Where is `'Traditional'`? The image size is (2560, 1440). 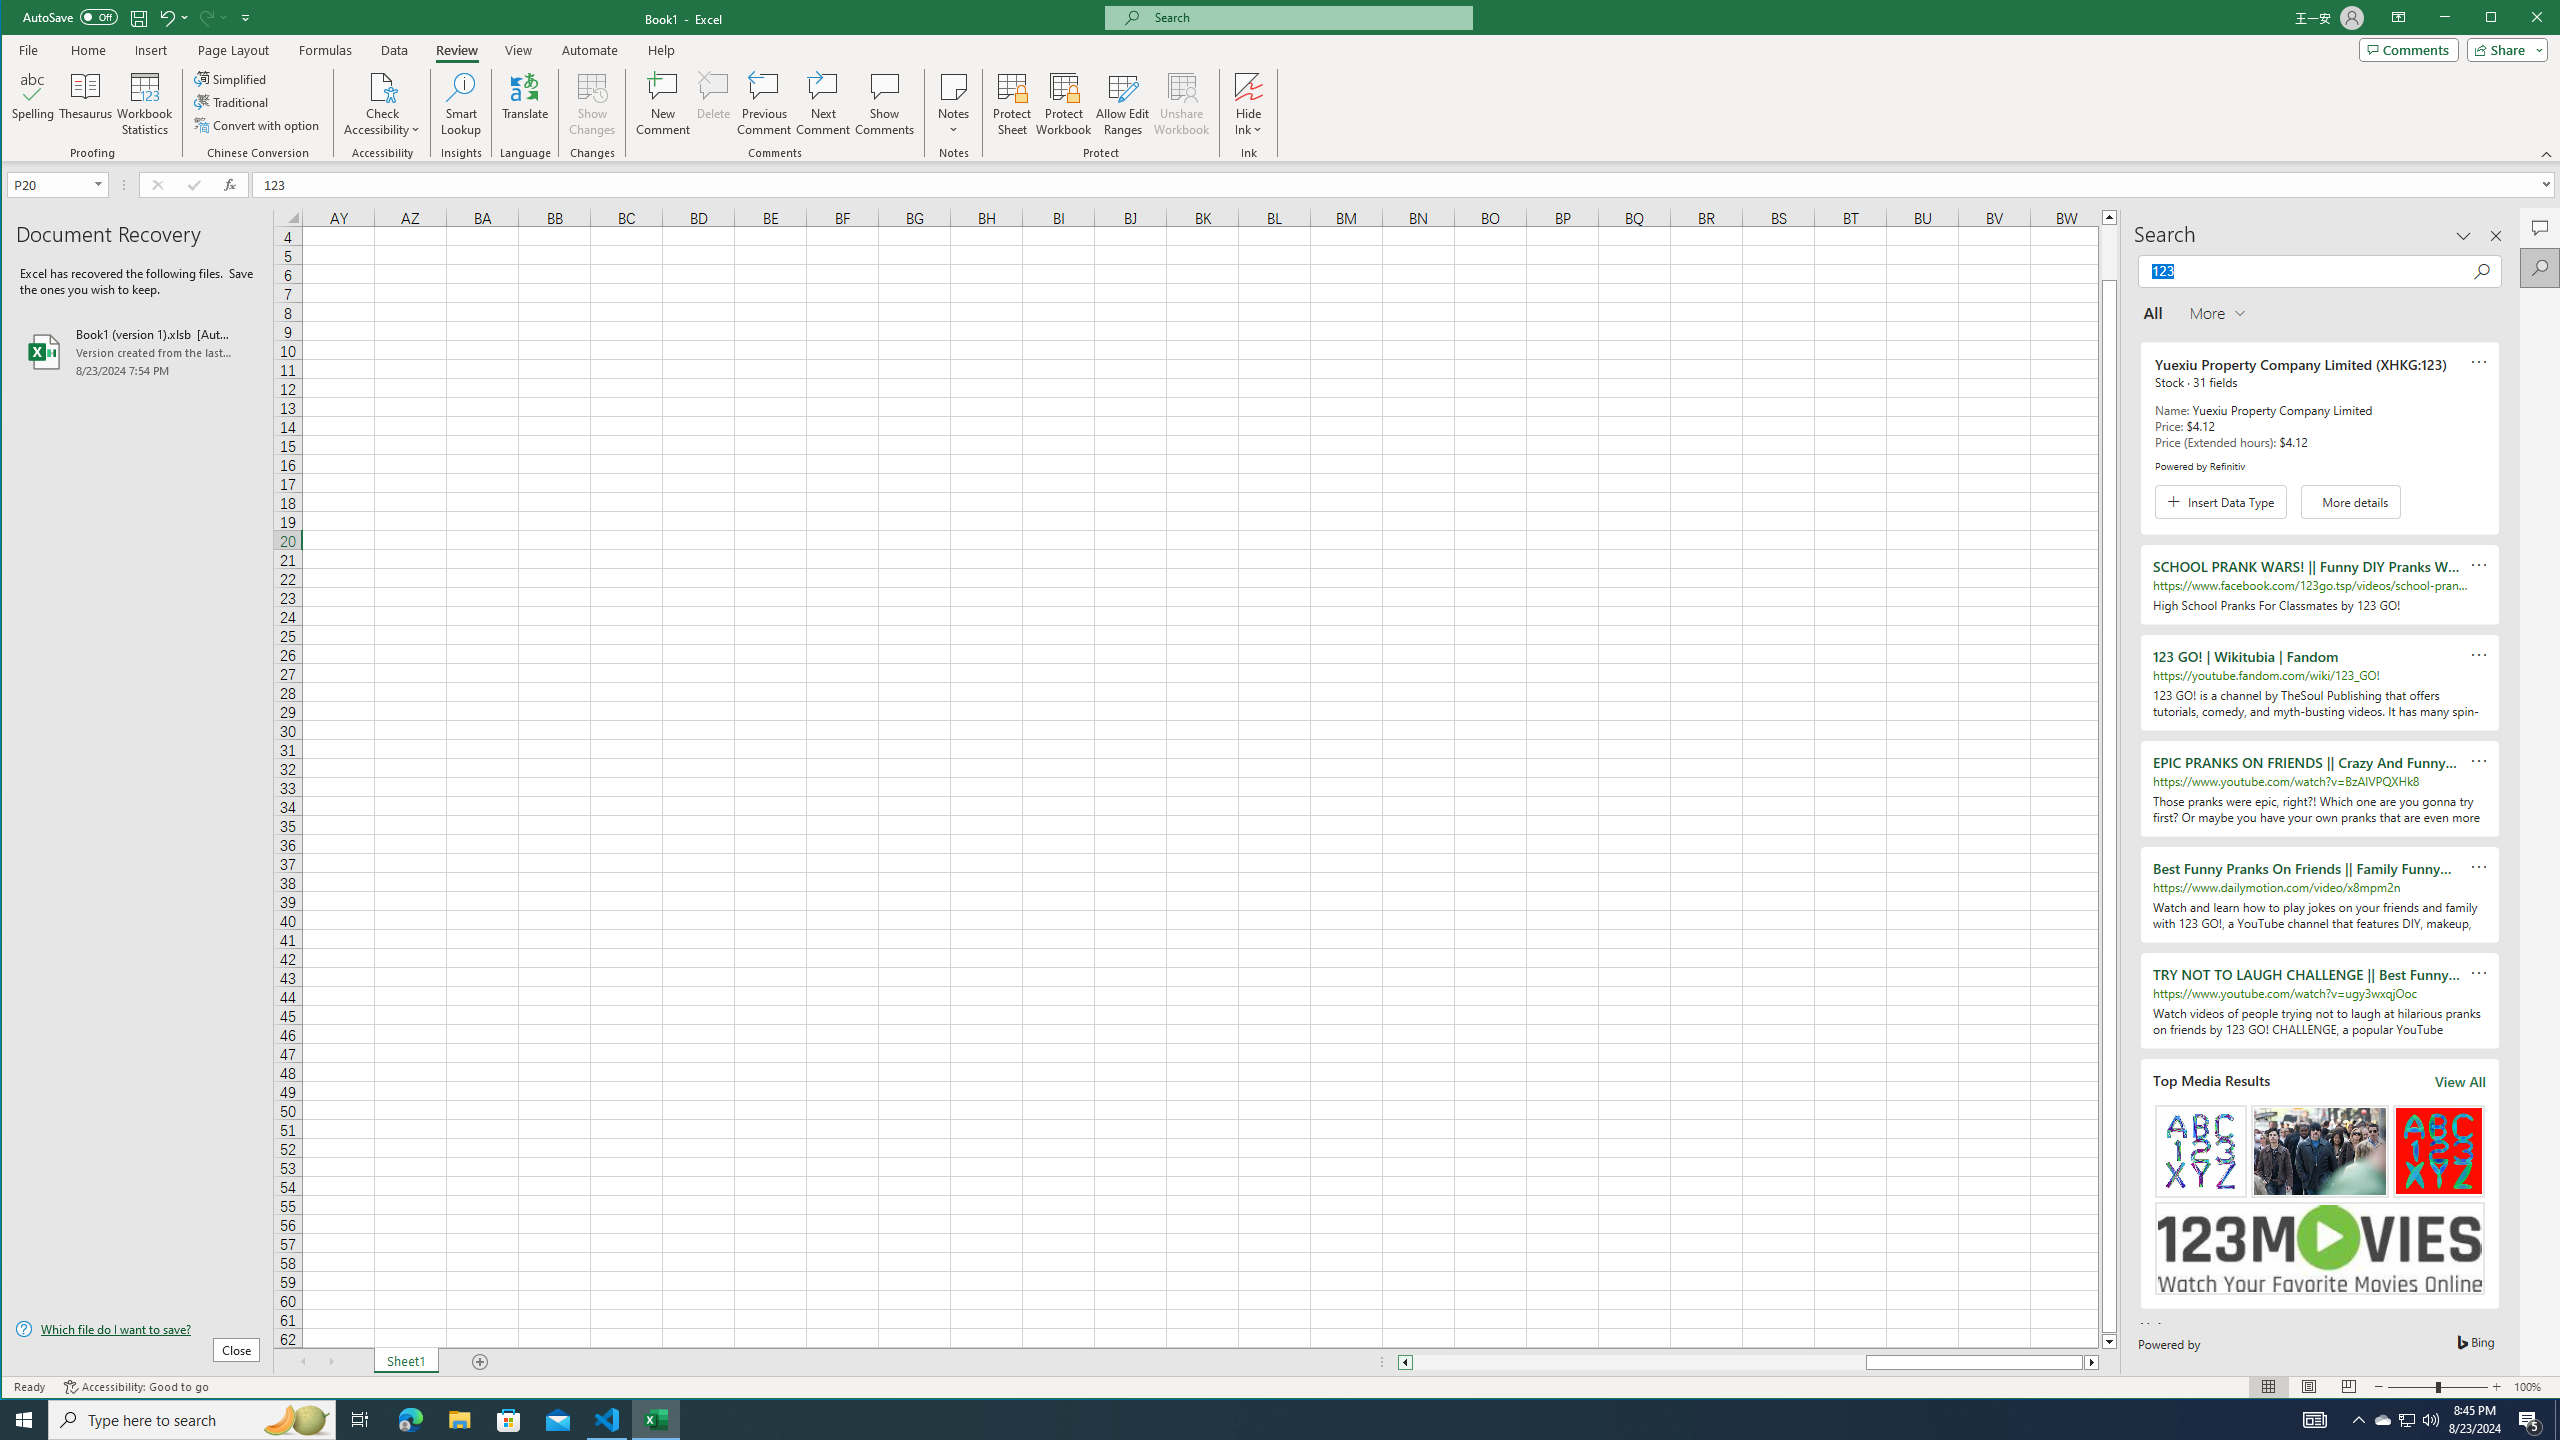 'Traditional' is located at coordinates (232, 102).